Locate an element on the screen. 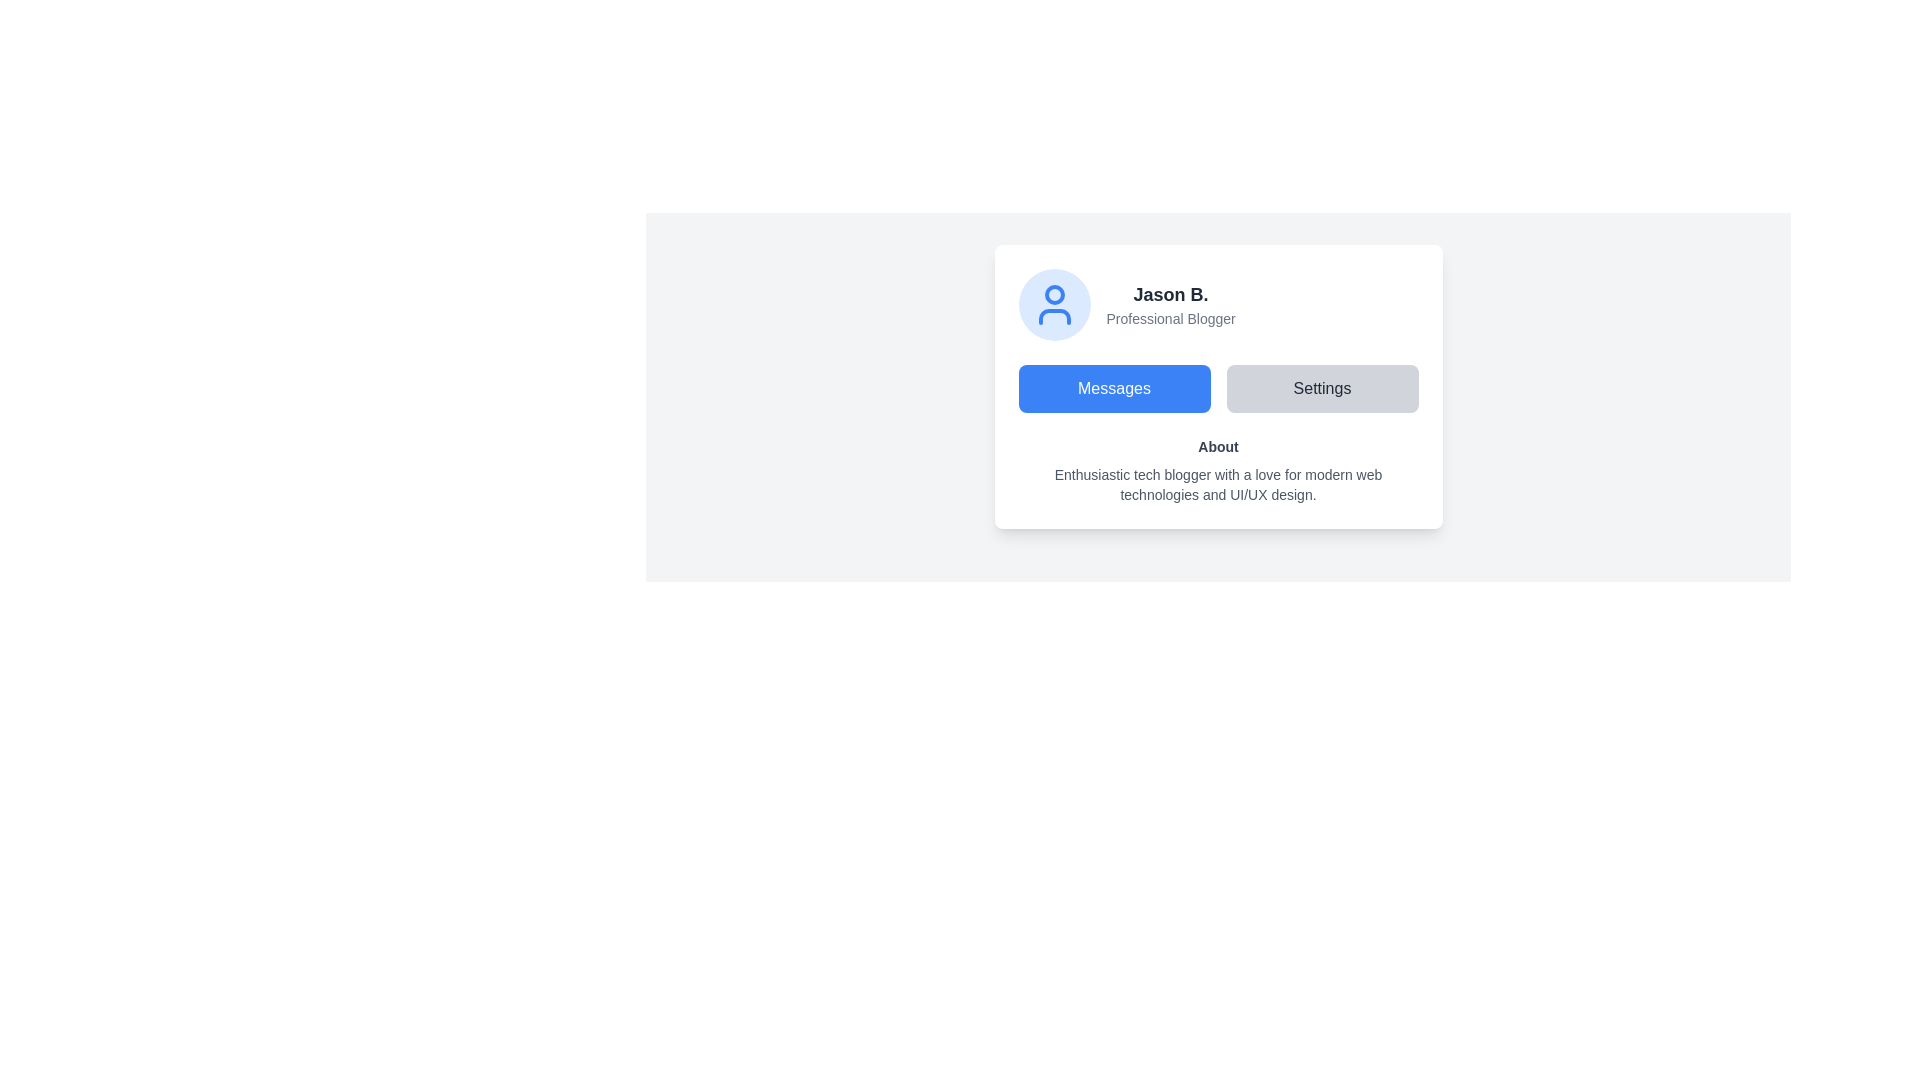 This screenshot has width=1920, height=1080. the text label displaying 'Professional Blogger', which is centrally aligned below the 'Jason B.' label in a light-themed profile card is located at coordinates (1171, 318).